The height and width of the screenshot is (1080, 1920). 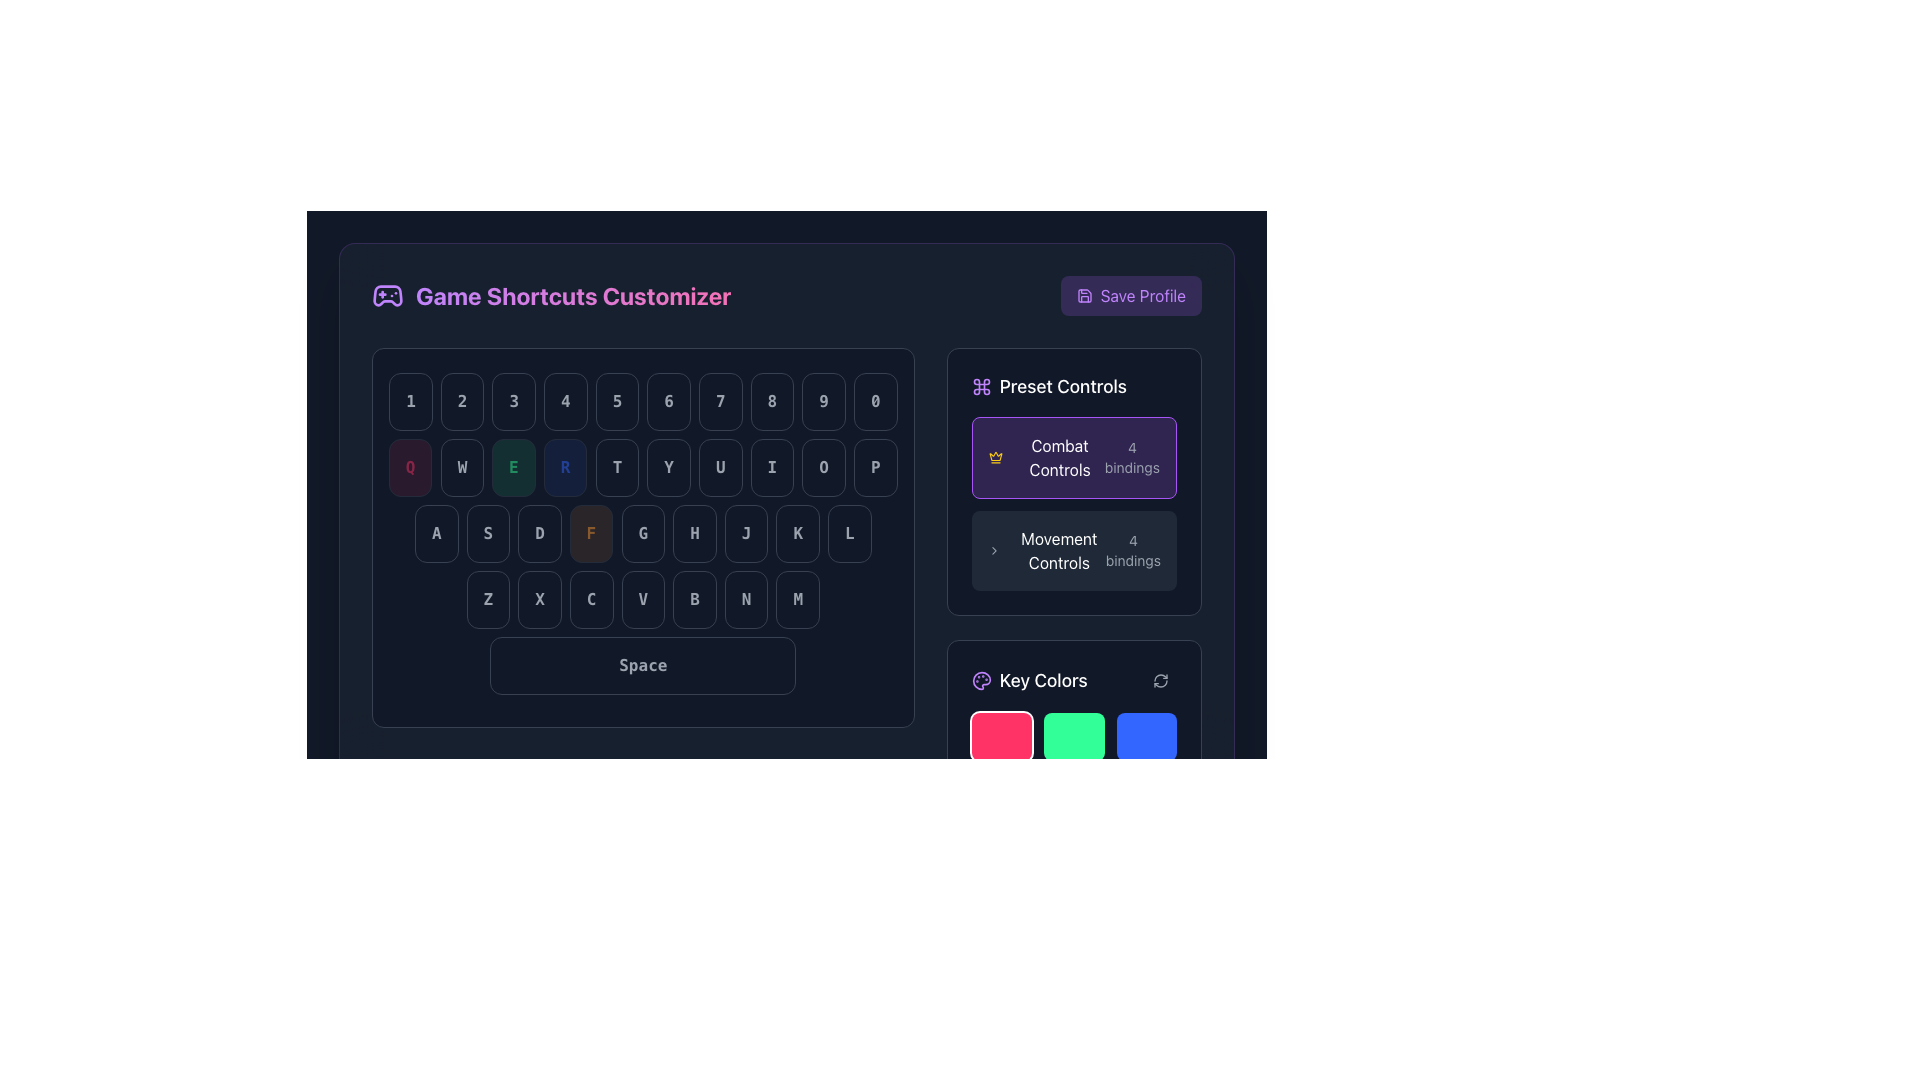 I want to click on the color palette icon located to the left of the 'Key Colors' text in the bottom-right section of the interface, so click(x=981, y=680).